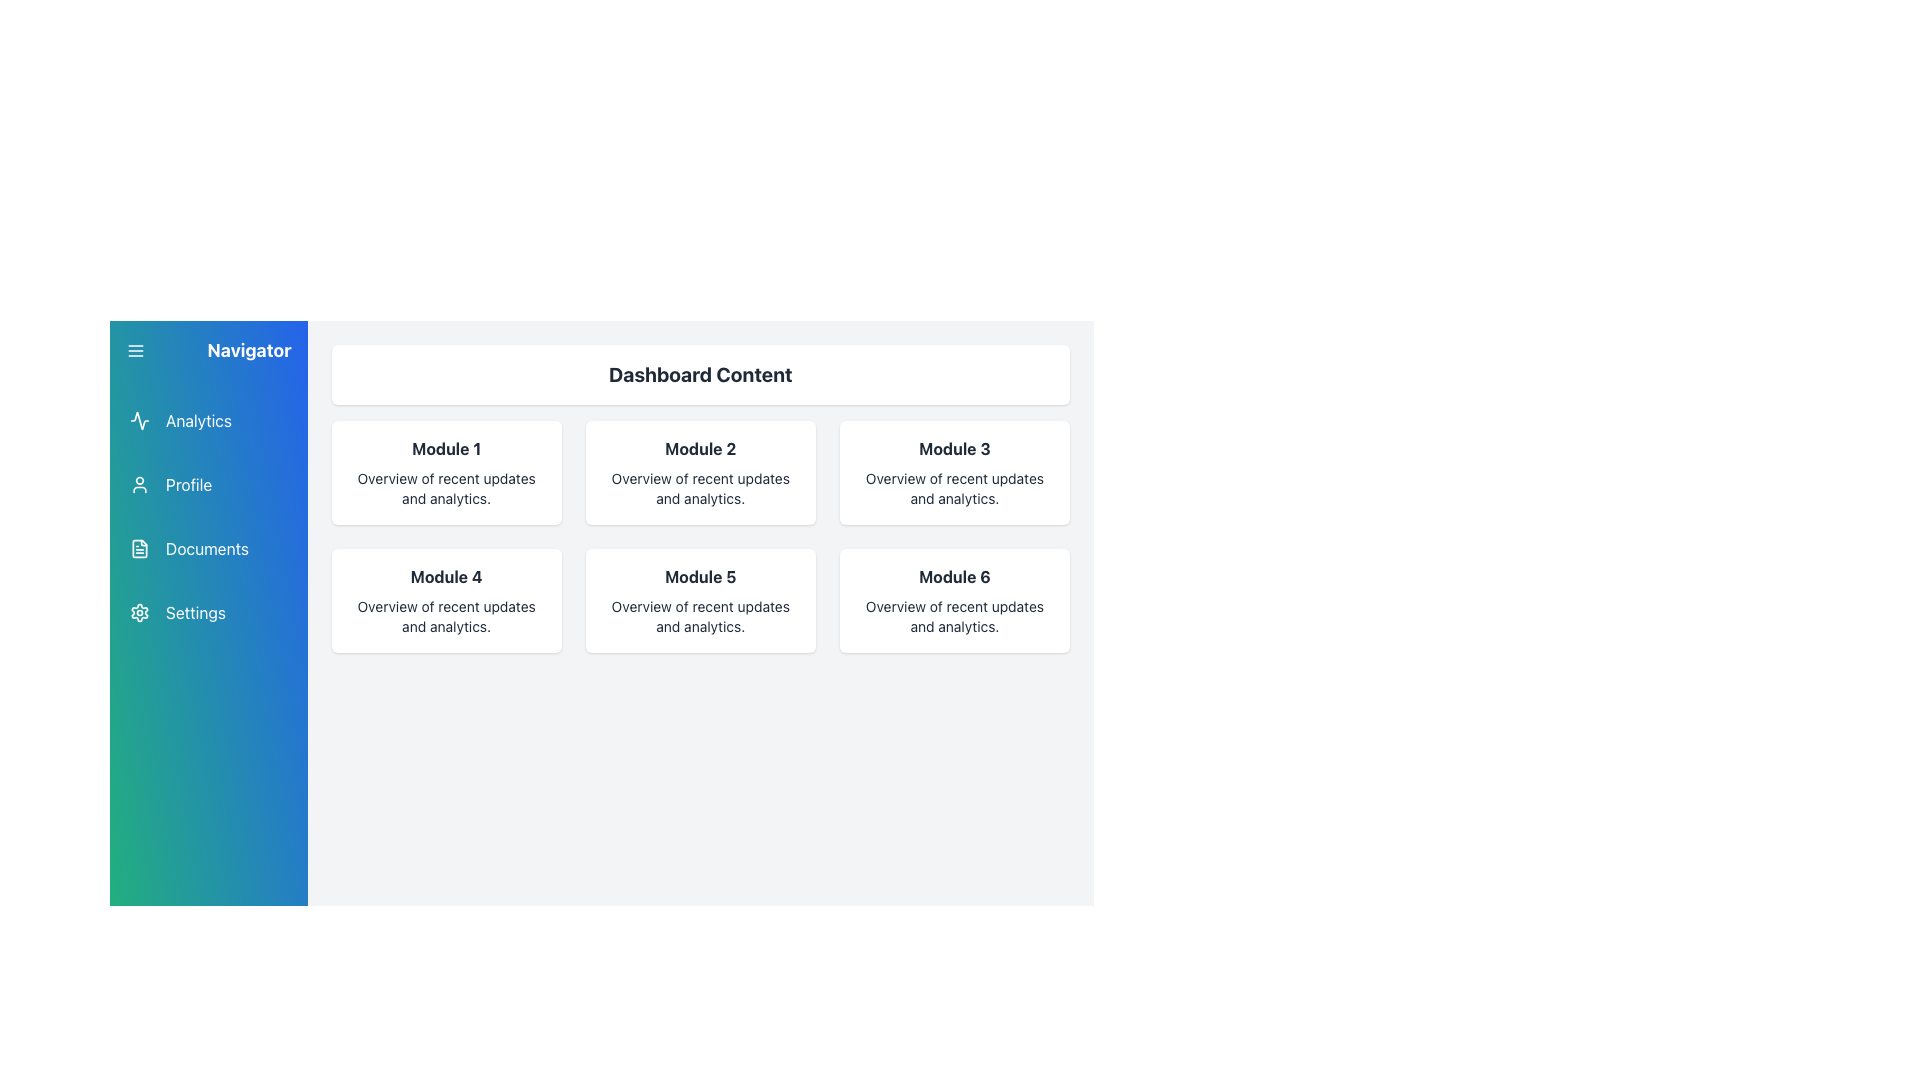 The height and width of the screenshot is (1080, 1920). What do you see at coordinates (700, 447) in the screenshot?
I see `title label 'Module 2' located centrally in the second card of the grid layout in the 'Dashboard Content' section` at bounding box center [700, 447].